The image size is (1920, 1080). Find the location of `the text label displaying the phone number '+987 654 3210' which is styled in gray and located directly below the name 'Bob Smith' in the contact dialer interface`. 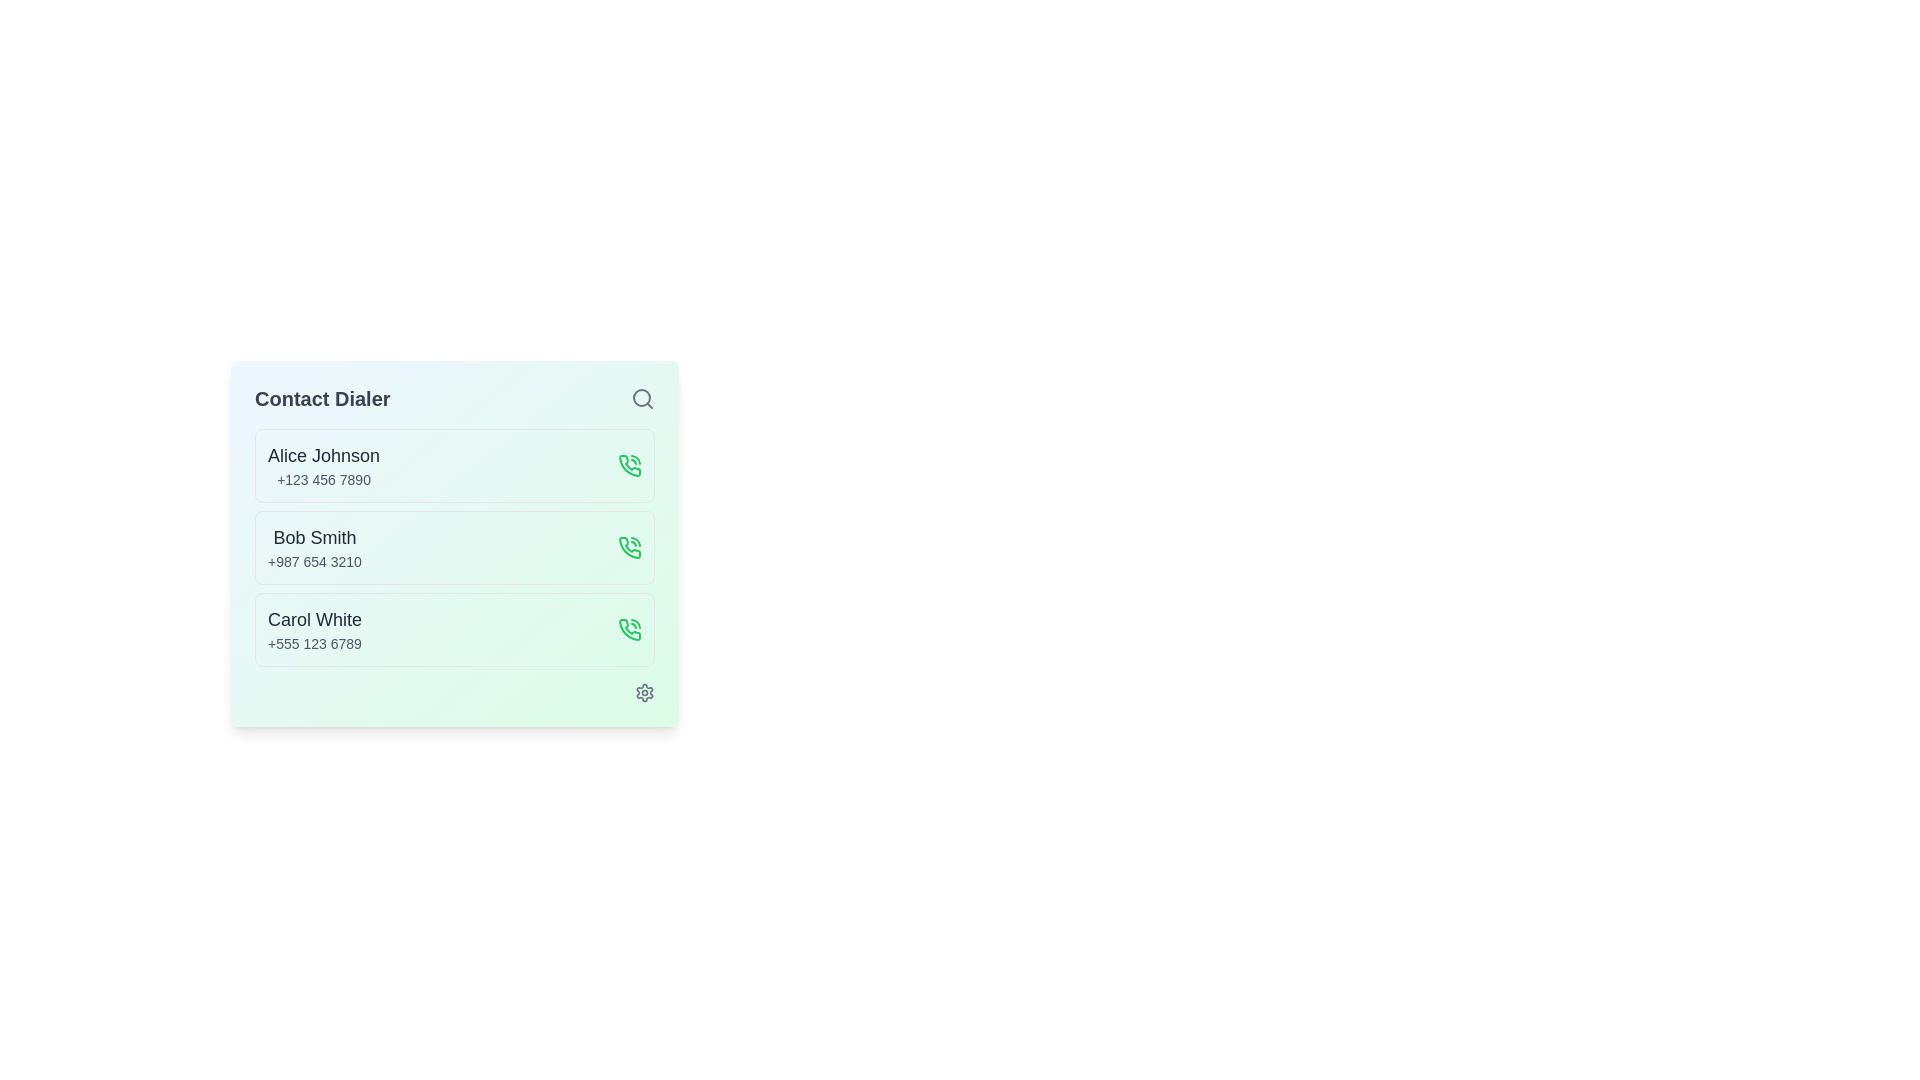

the text label displaying the phone number '+987 654 3210' which is styled in gray and located directly below the name 'Bob Smith' in the contact dialer interface is located at coordinates (313, 562).